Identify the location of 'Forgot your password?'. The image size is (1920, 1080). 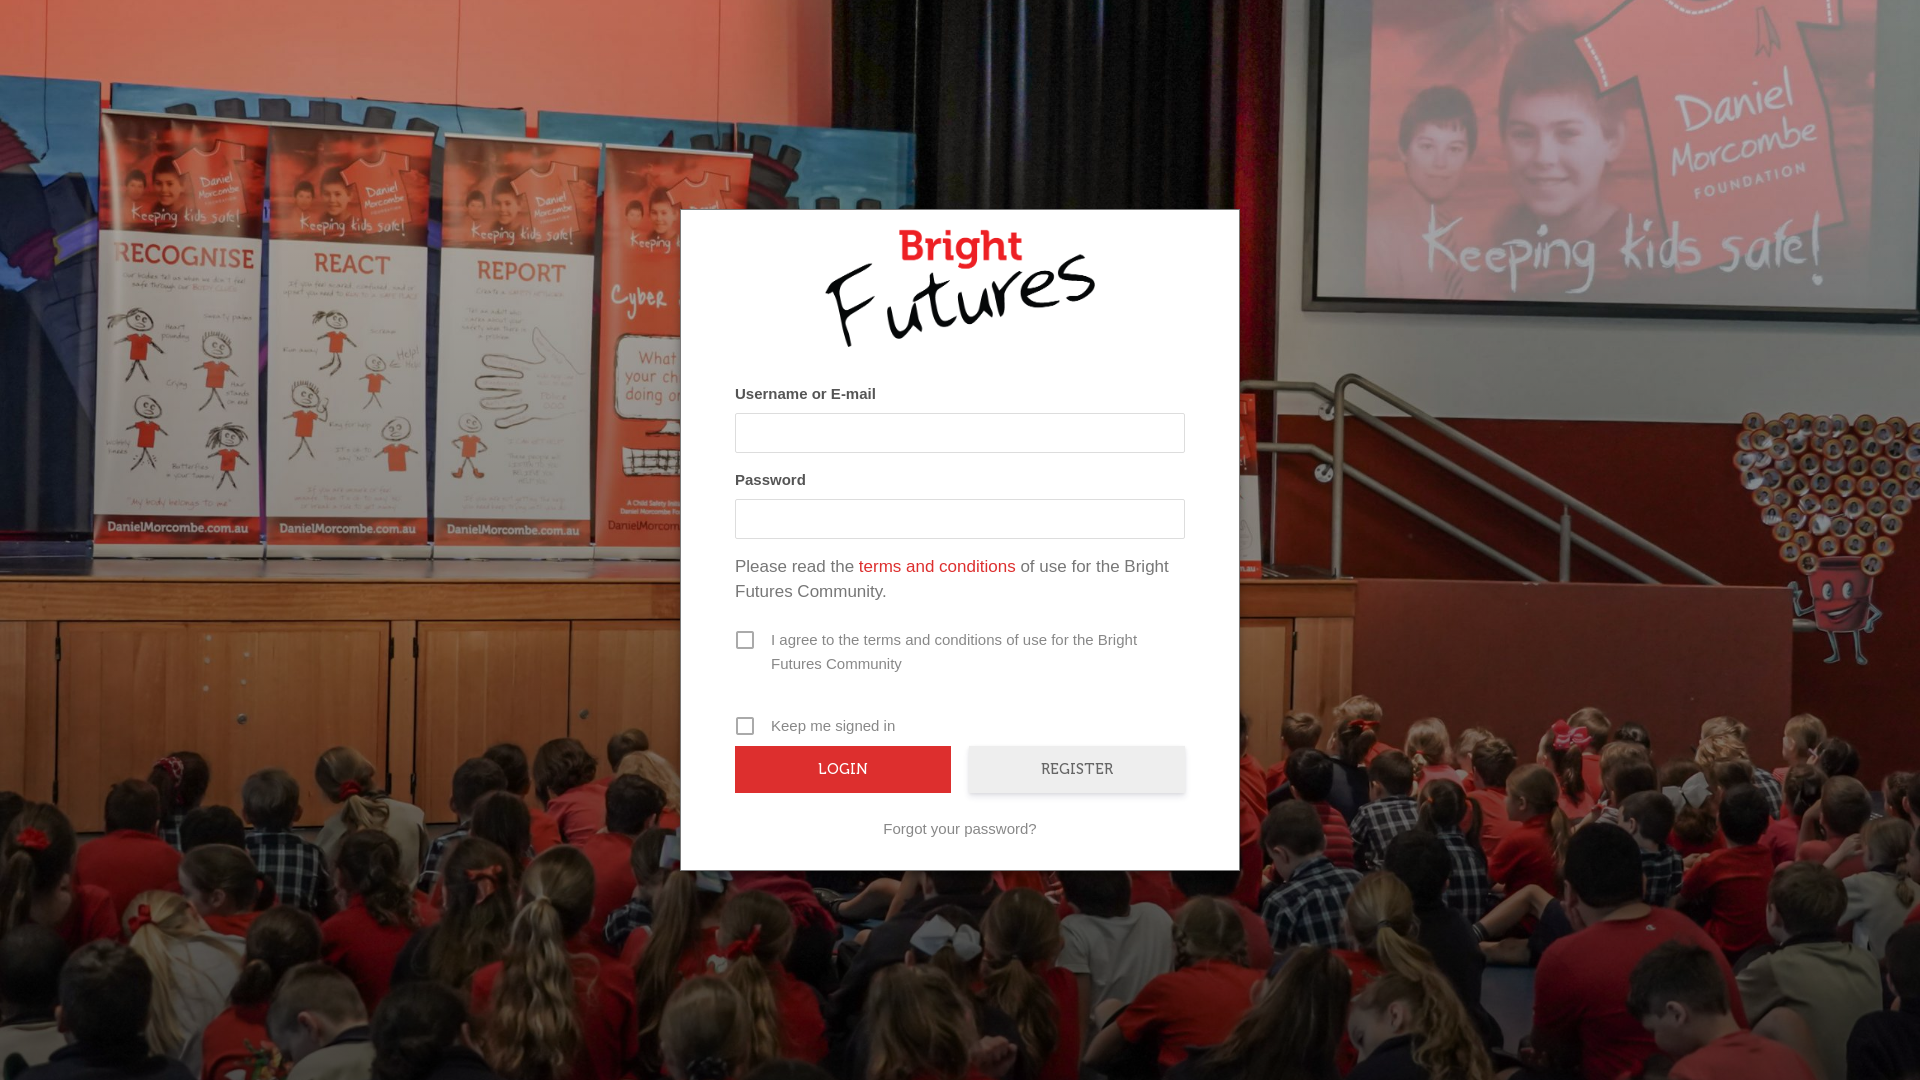
(960, 829).